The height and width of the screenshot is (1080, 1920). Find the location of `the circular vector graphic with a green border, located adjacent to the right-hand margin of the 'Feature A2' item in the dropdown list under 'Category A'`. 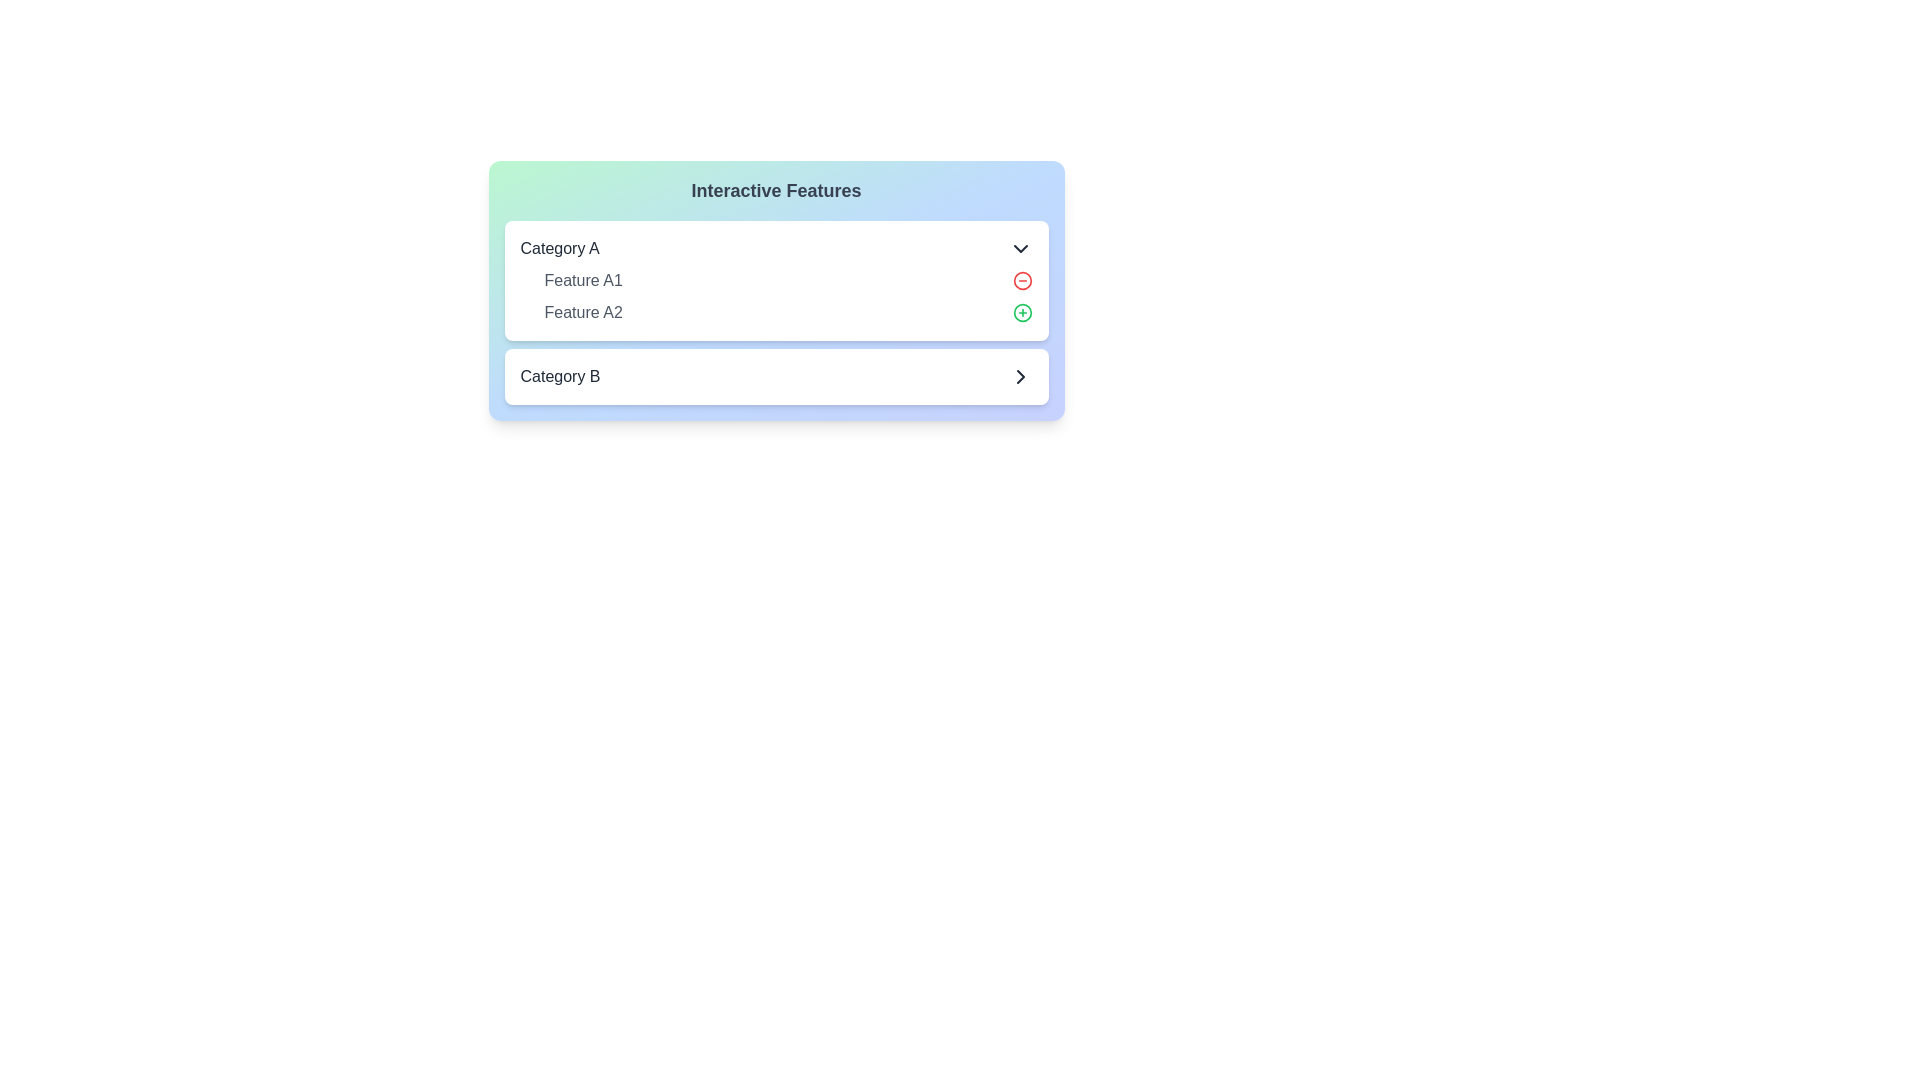

the circular vector graphic with a green border, located adjacent to the right-hand margin of the 'Feature A2' item in the dropdown list under 'Category A' is located at coordinates (1022, 312).